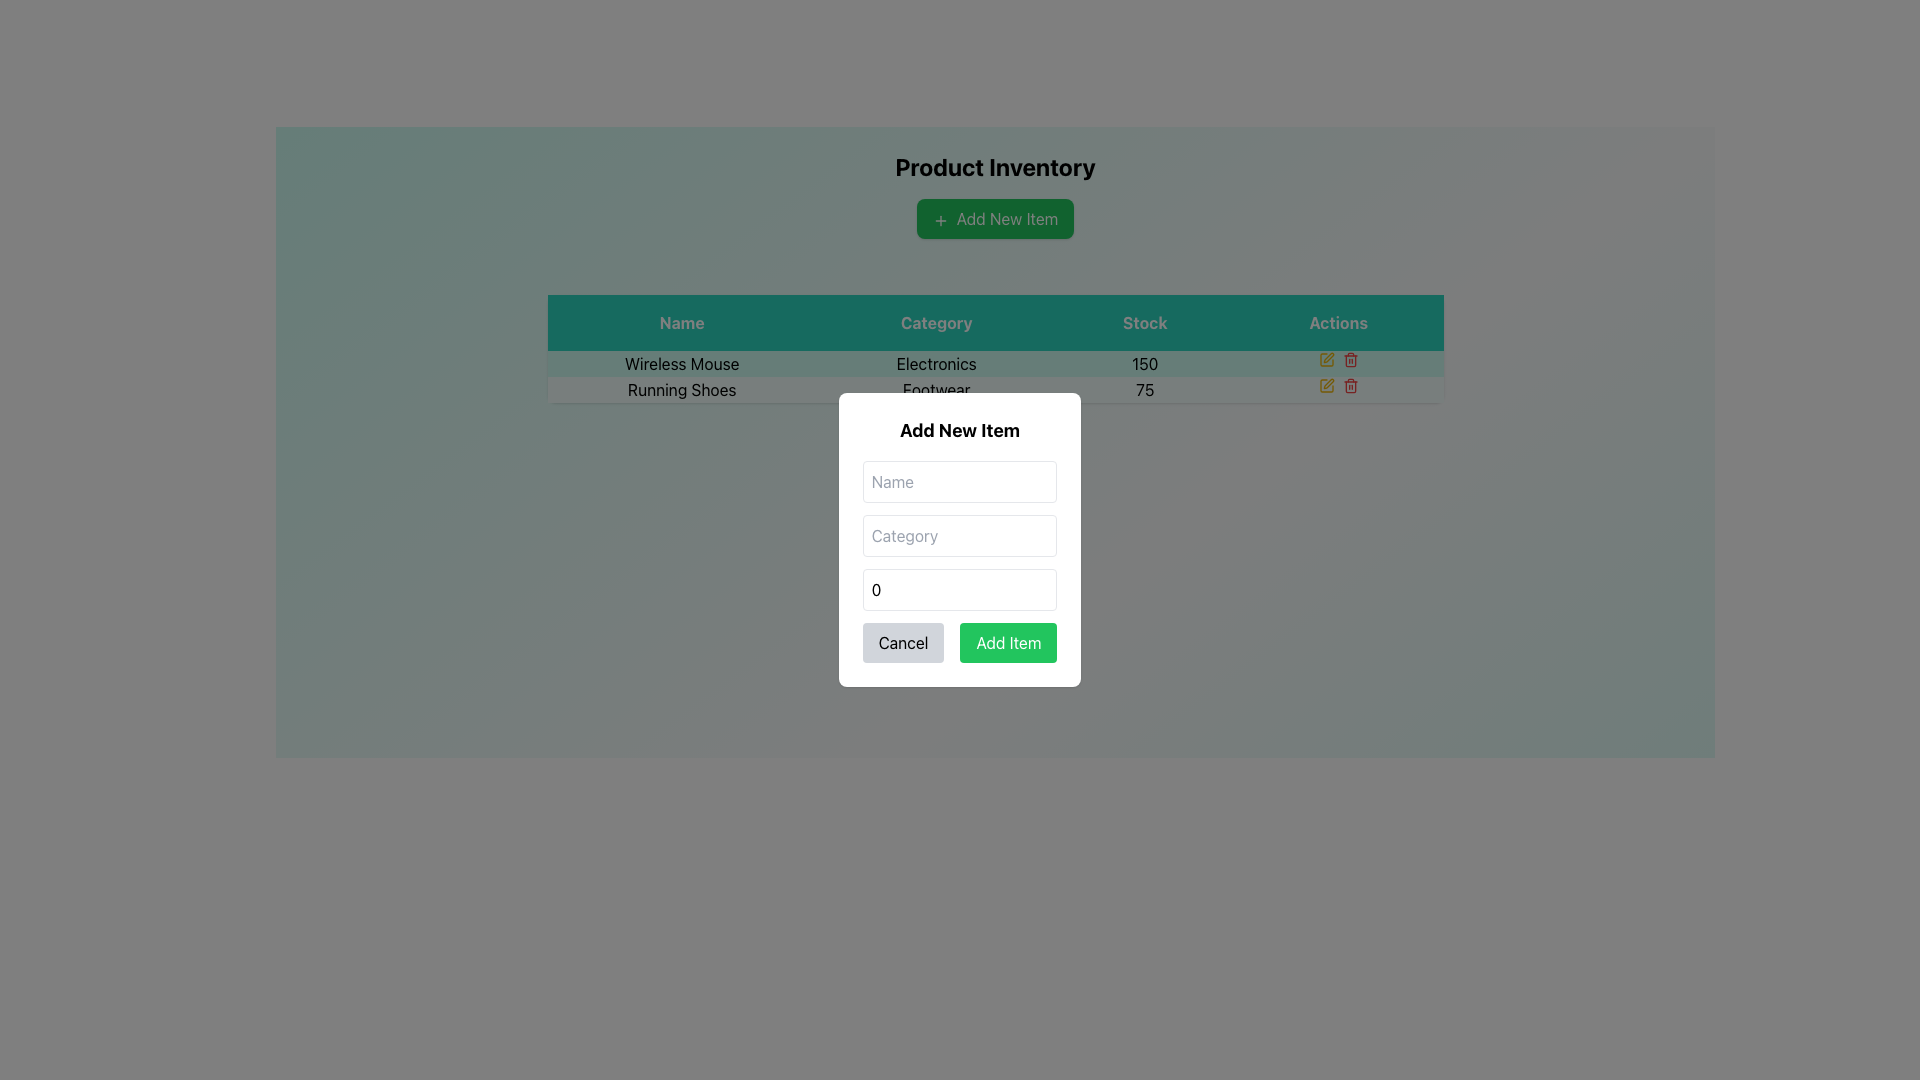 The height and width of the screenshot is (1080, 1920). Describe the element at coordinates (939, 220) in the screenshot. I see `the '+' icon inside the 'Add New Item' button, which is centrally positioned at the top section of the interface` at that location.